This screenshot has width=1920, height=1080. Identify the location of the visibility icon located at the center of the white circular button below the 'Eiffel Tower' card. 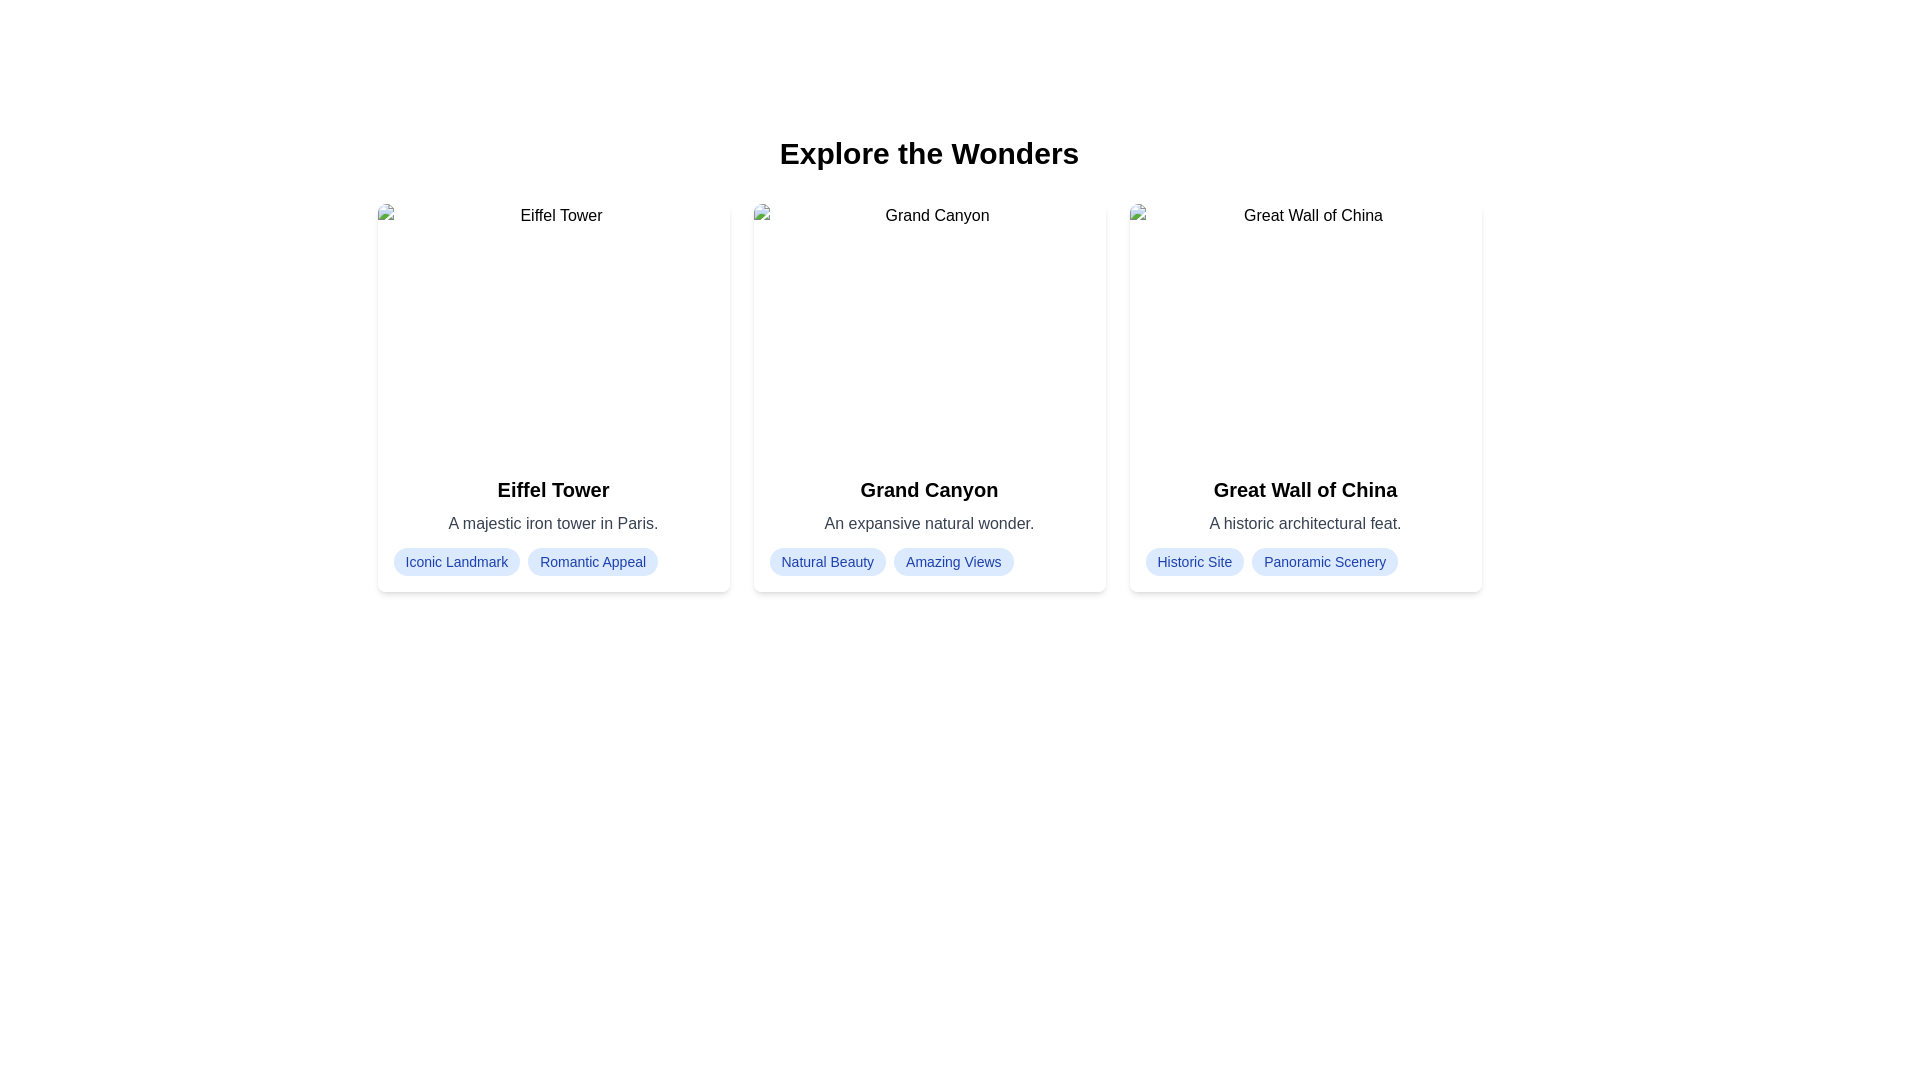
(553, 555).